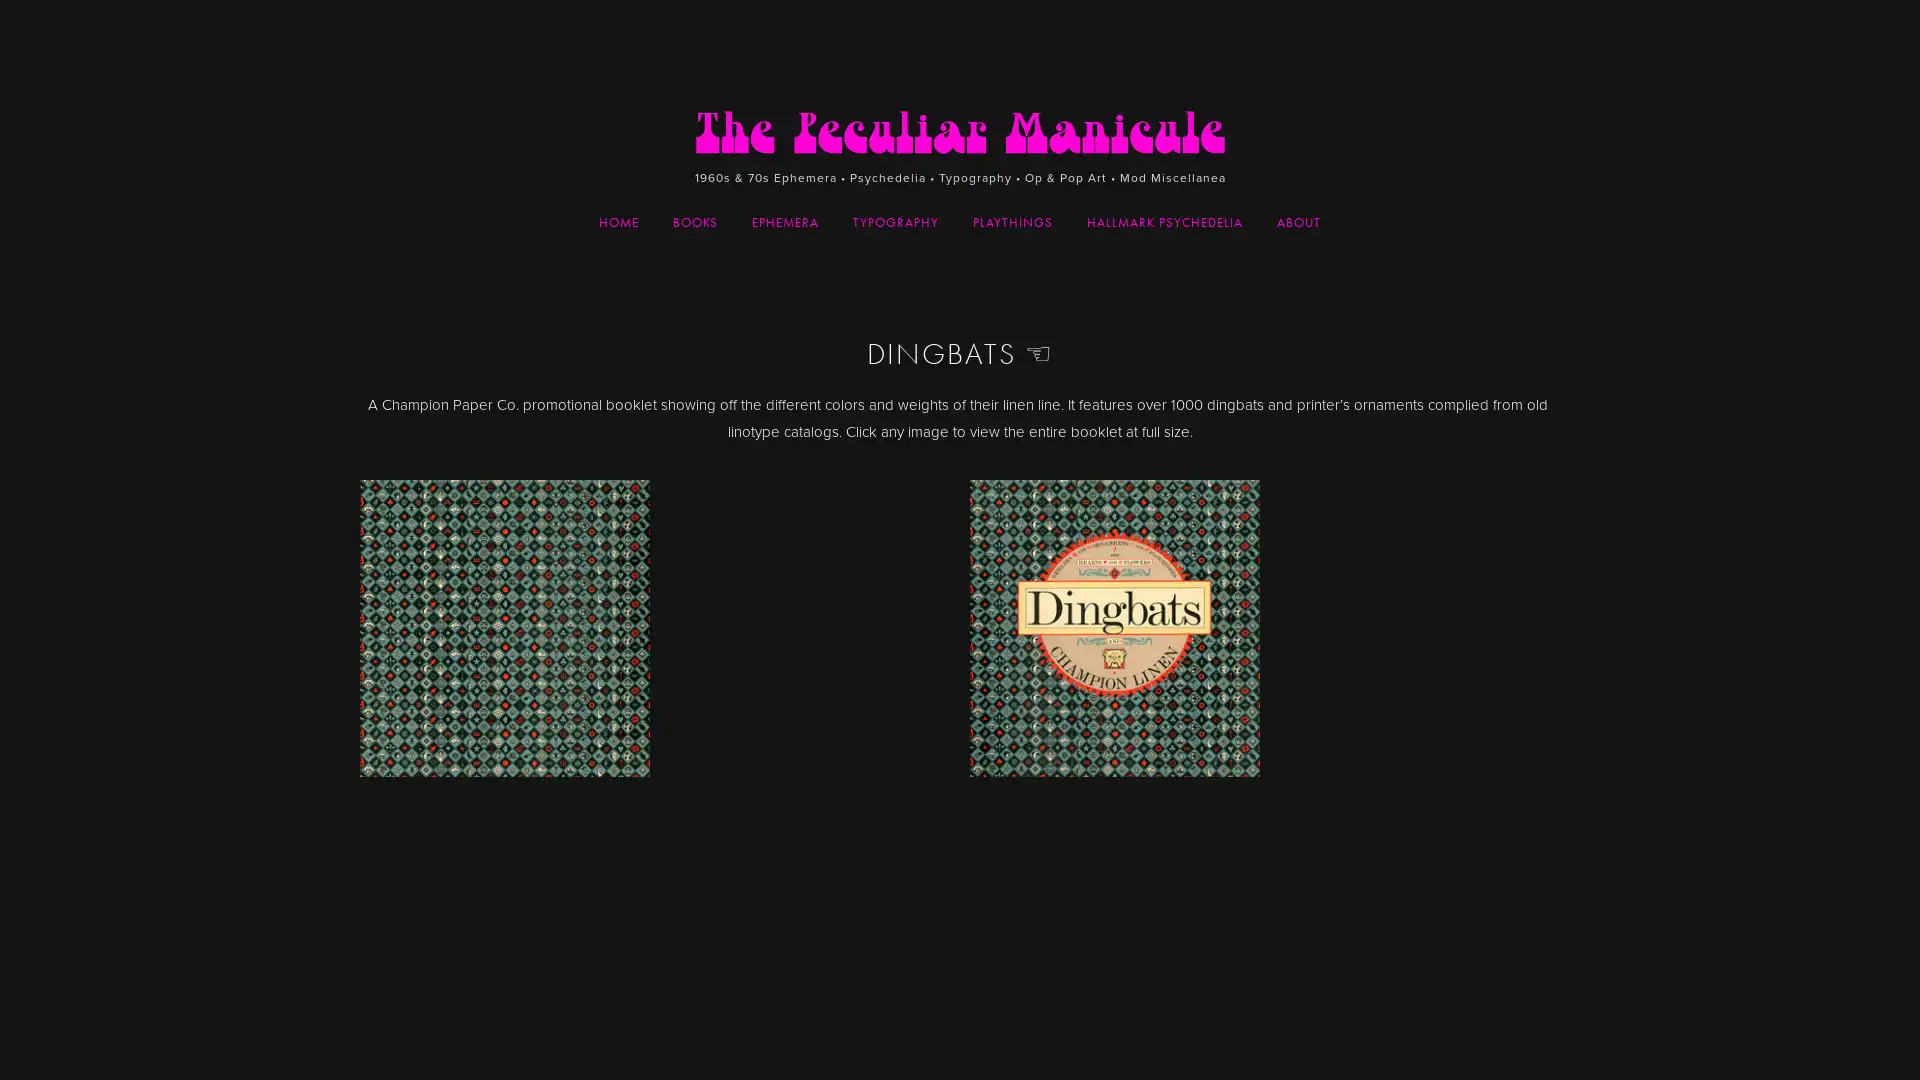 The image size is (1920, 1080). I want to click on View fullsize dingbats_cover-2.jpg, so click(1264, 774).